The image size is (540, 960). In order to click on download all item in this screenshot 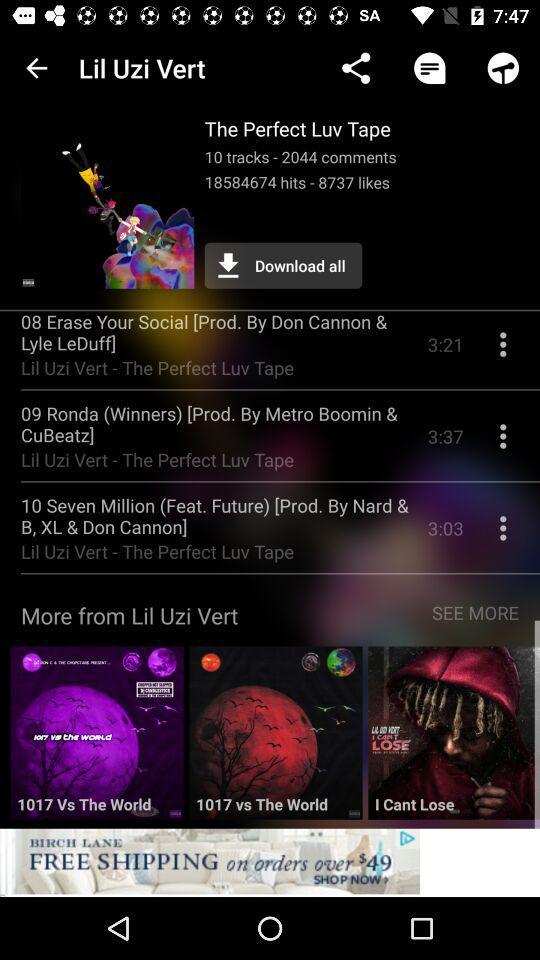, I will do `click(282, 264)`.